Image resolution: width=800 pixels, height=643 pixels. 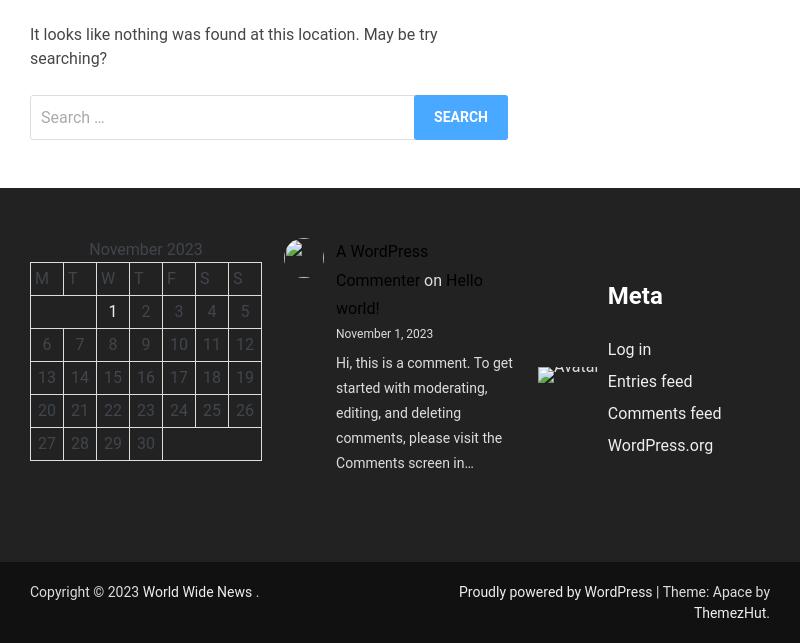 What do you see at coordinates (177, 375) in the screenshot?
I see `'17'` at bounding box center [177, 375].